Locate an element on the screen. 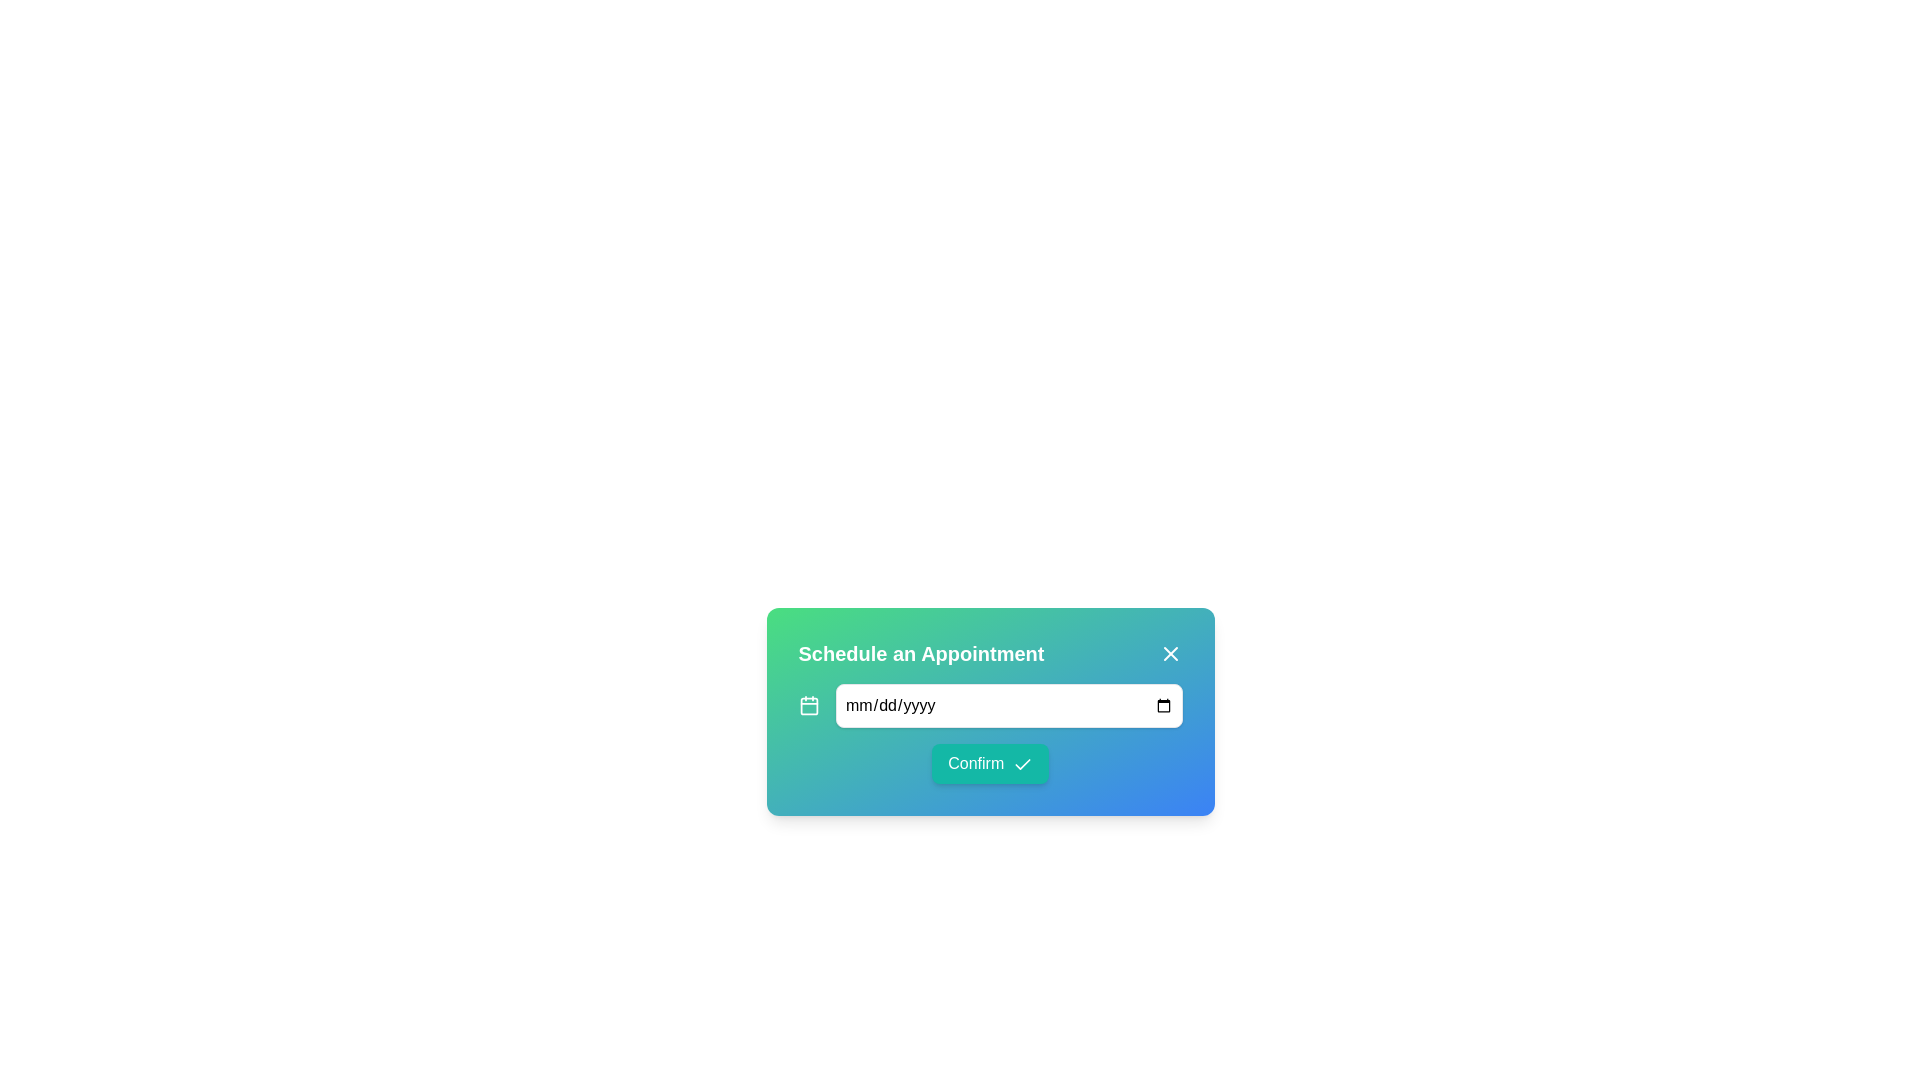  the checkmark-shaped icon that is located inside the green 'Confirm' button, which is positioned below the date input field in the 'Schedule an Appointment' dialog box is located at coordinates (1022, 764).